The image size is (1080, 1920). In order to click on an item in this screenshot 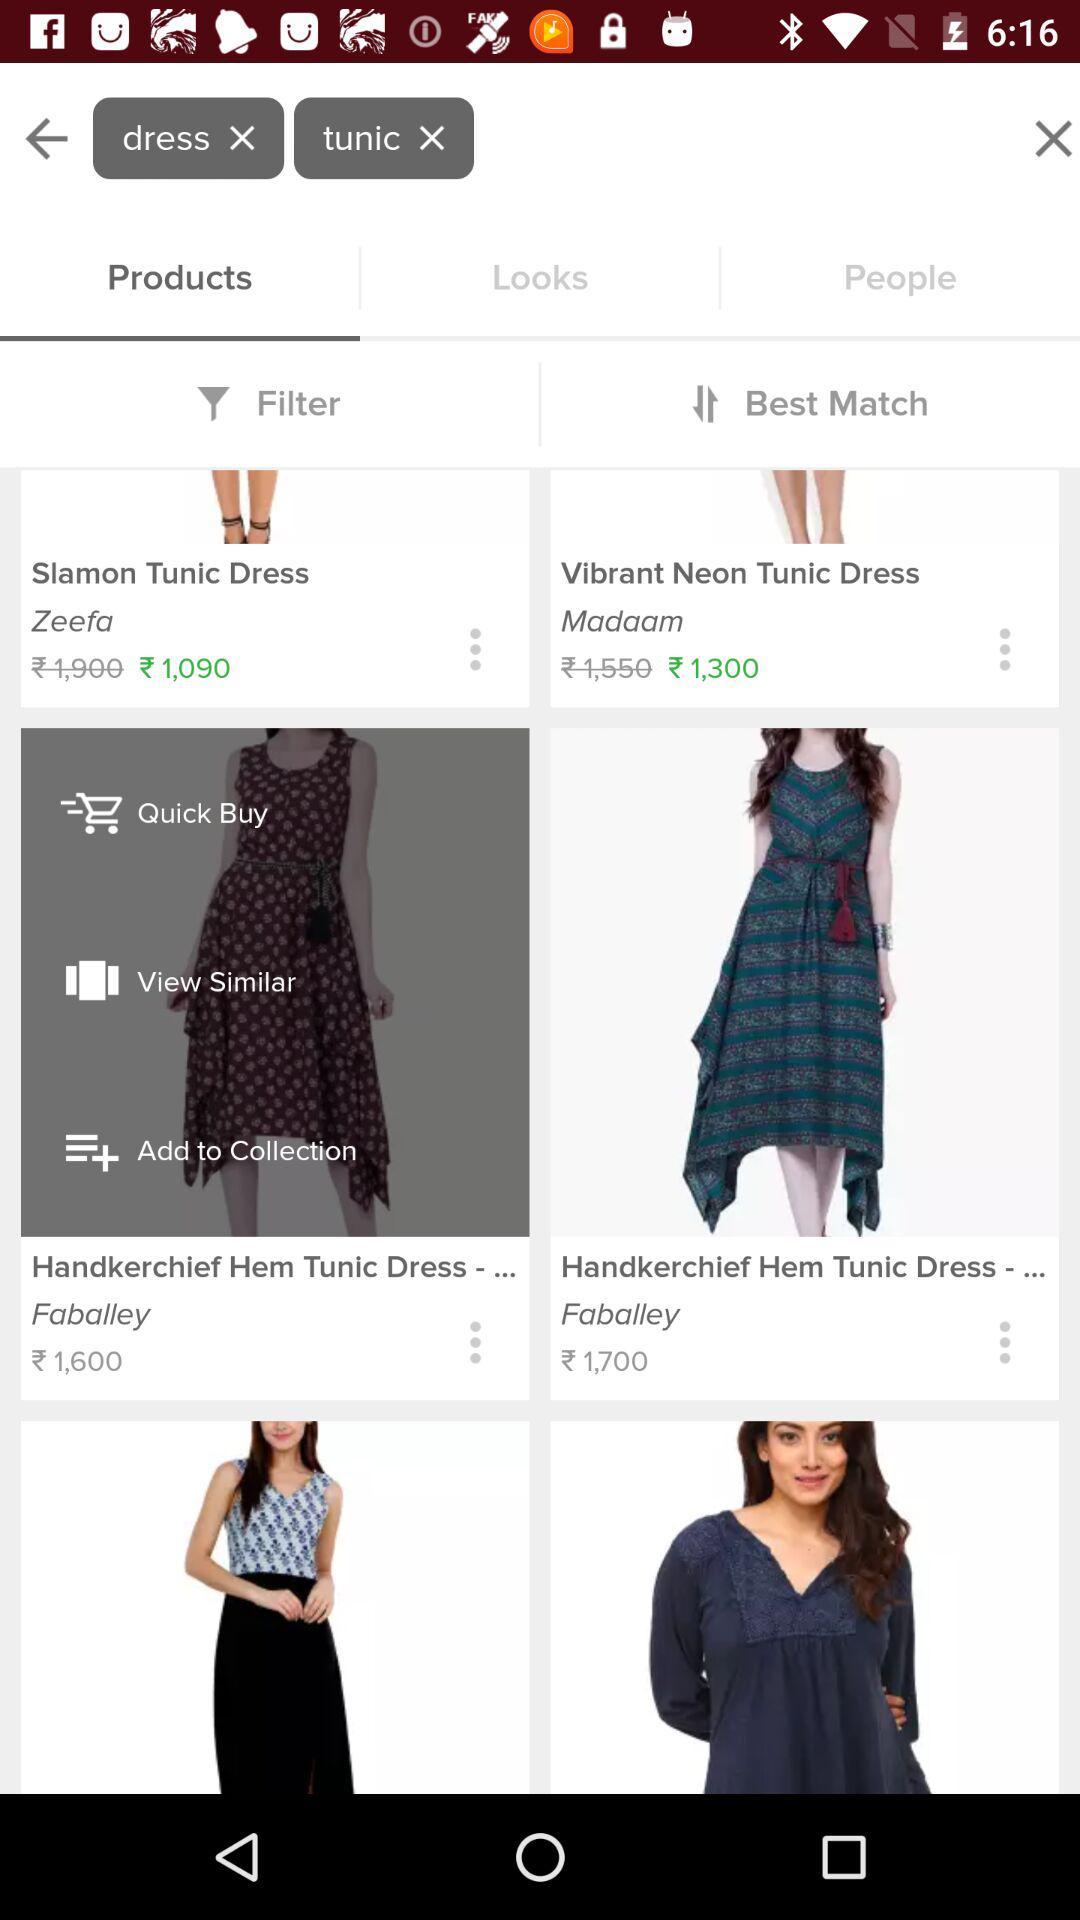, I will do `click(540, 1066)`.